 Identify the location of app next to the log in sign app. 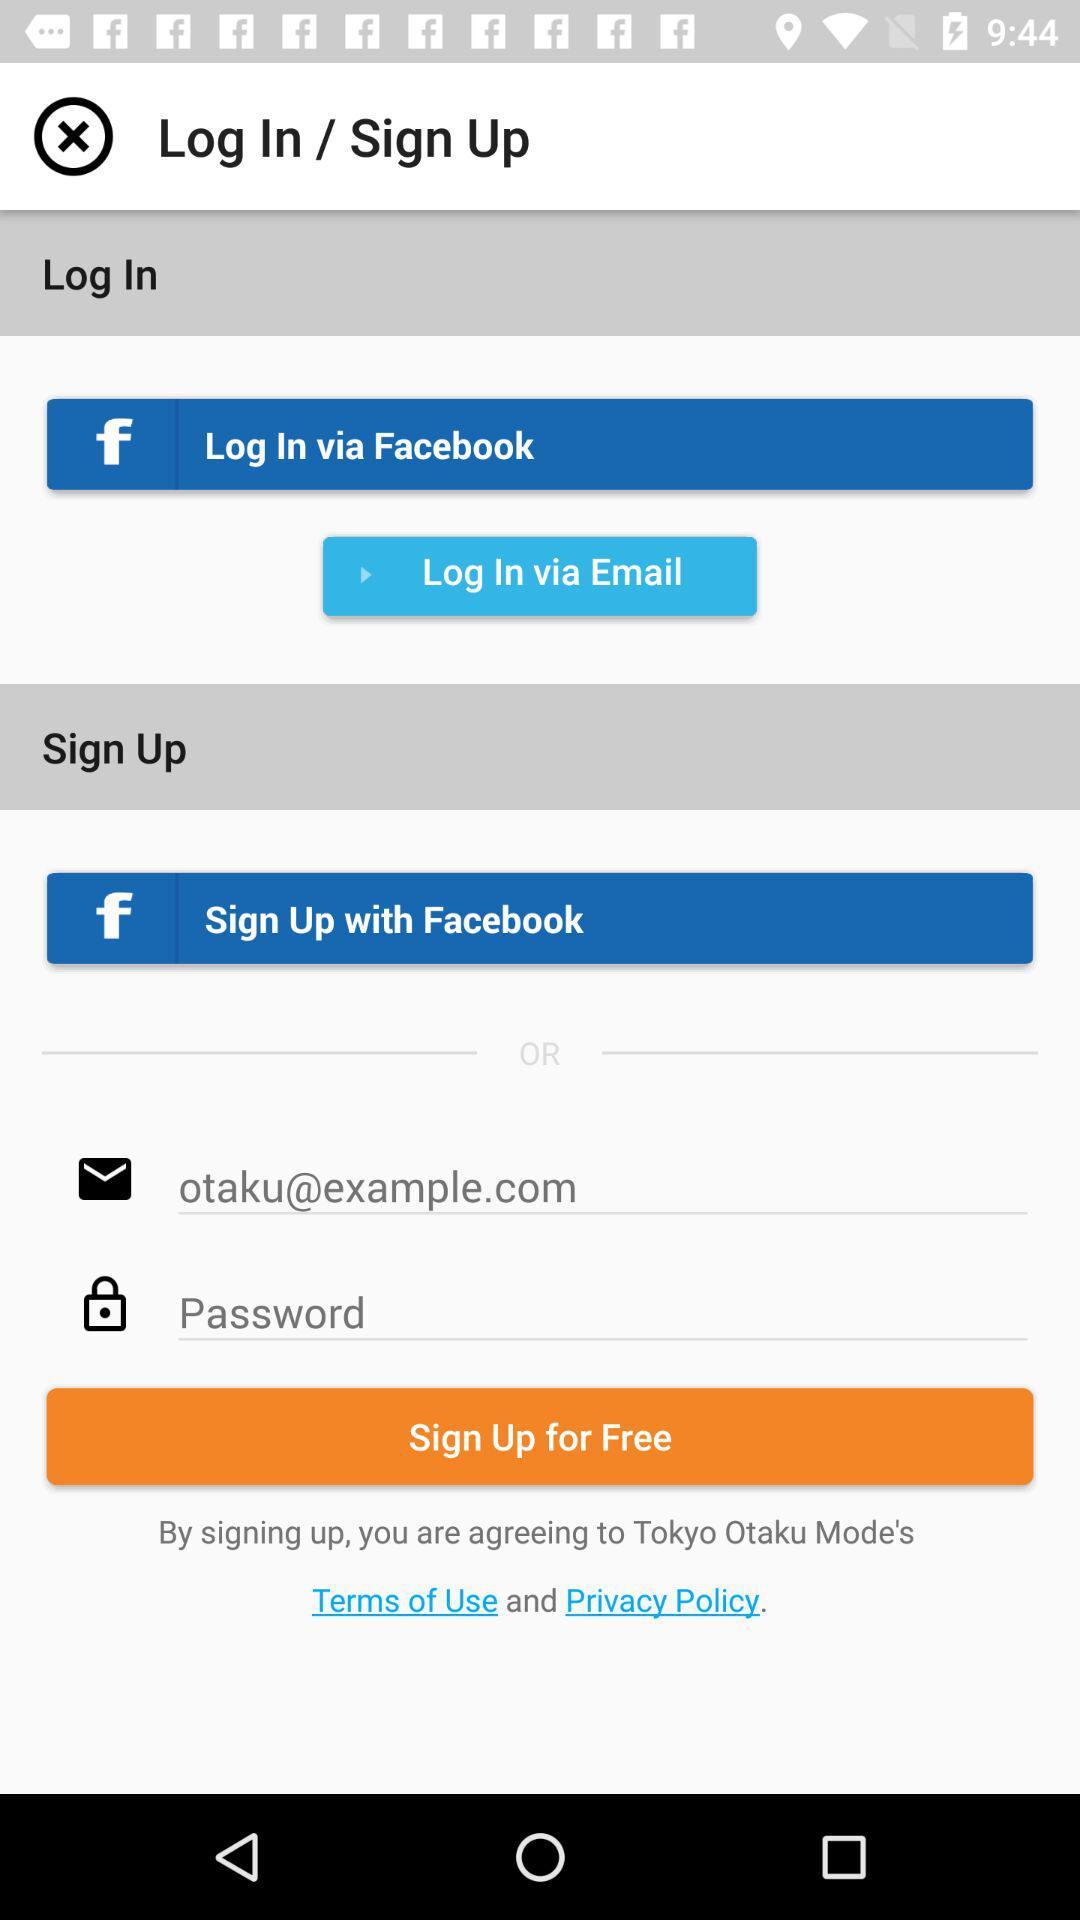
(72, 135).